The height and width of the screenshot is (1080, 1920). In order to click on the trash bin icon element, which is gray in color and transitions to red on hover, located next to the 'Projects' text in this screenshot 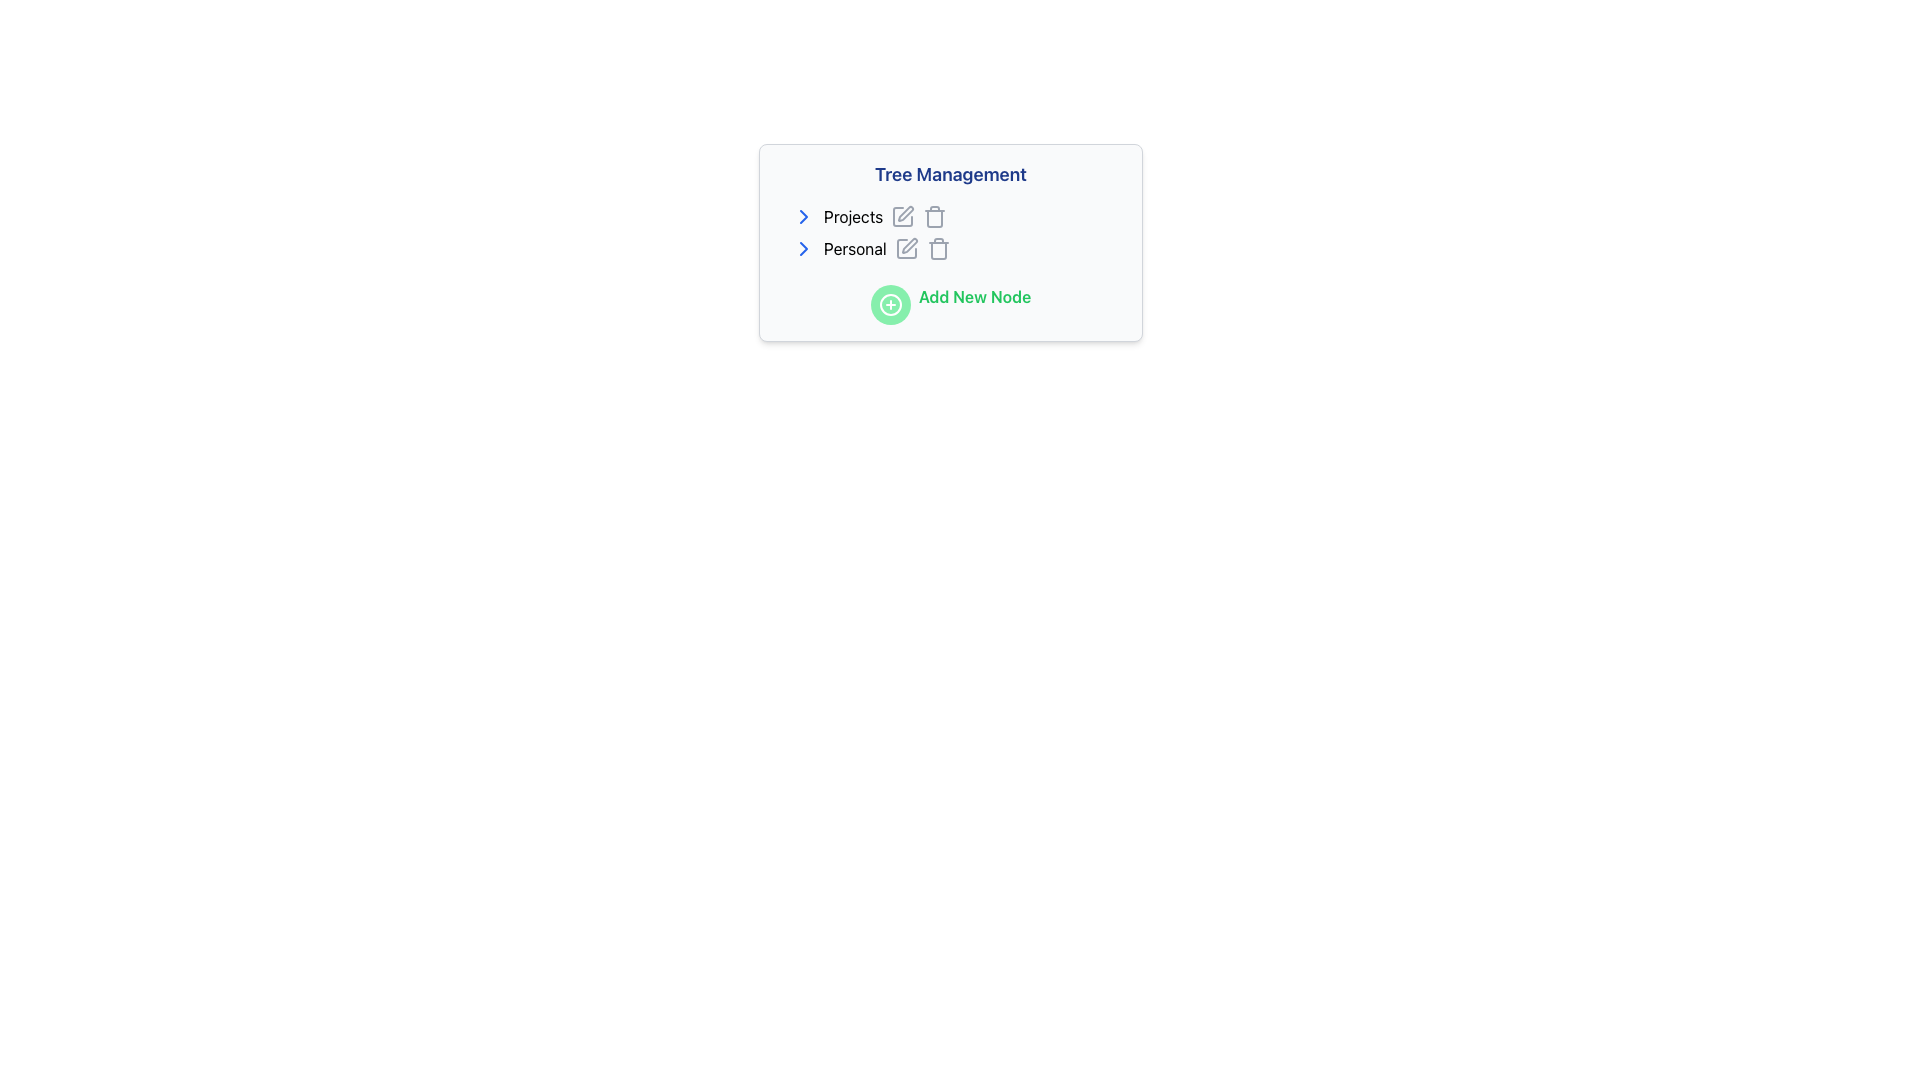, I will do `click(934, 219)`.